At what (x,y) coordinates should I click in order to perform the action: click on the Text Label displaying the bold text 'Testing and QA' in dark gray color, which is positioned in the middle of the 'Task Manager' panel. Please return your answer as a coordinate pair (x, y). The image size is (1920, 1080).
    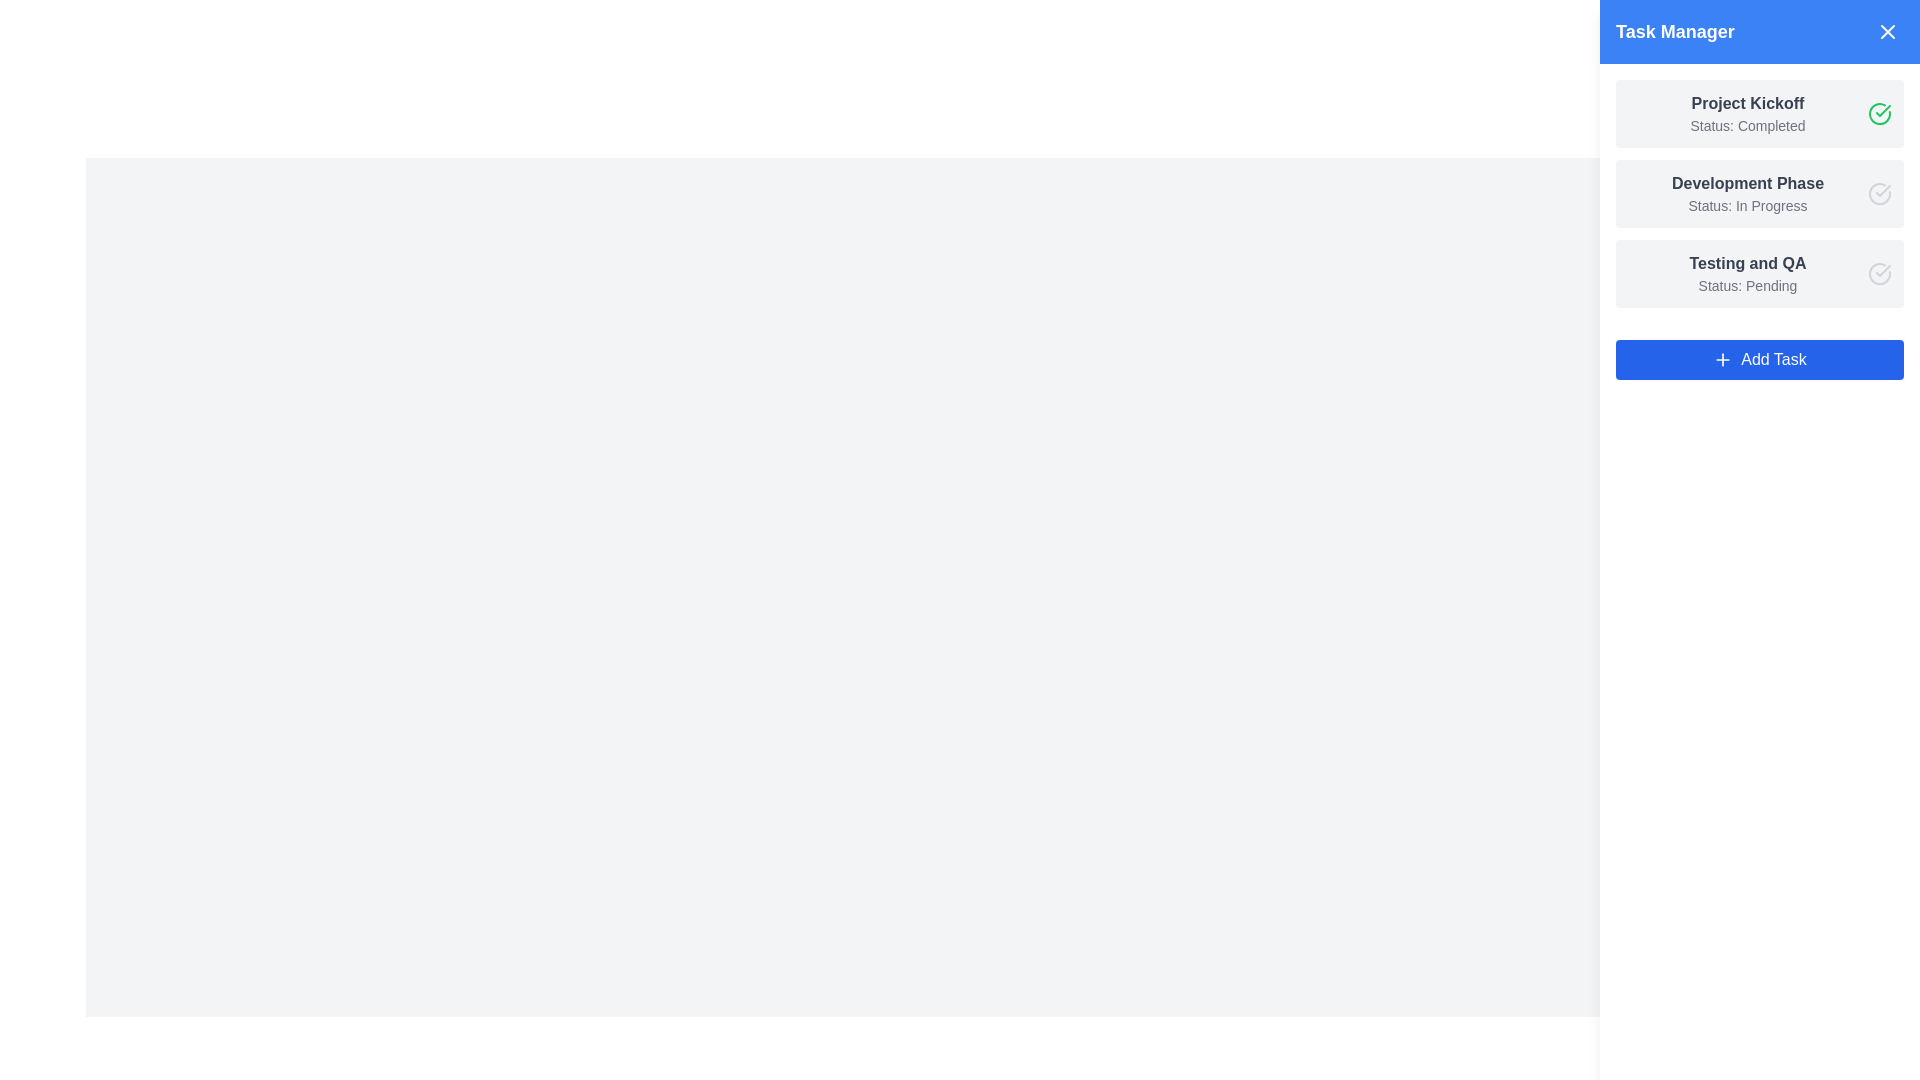
    Looking at the image, I should click on (1746, 262).